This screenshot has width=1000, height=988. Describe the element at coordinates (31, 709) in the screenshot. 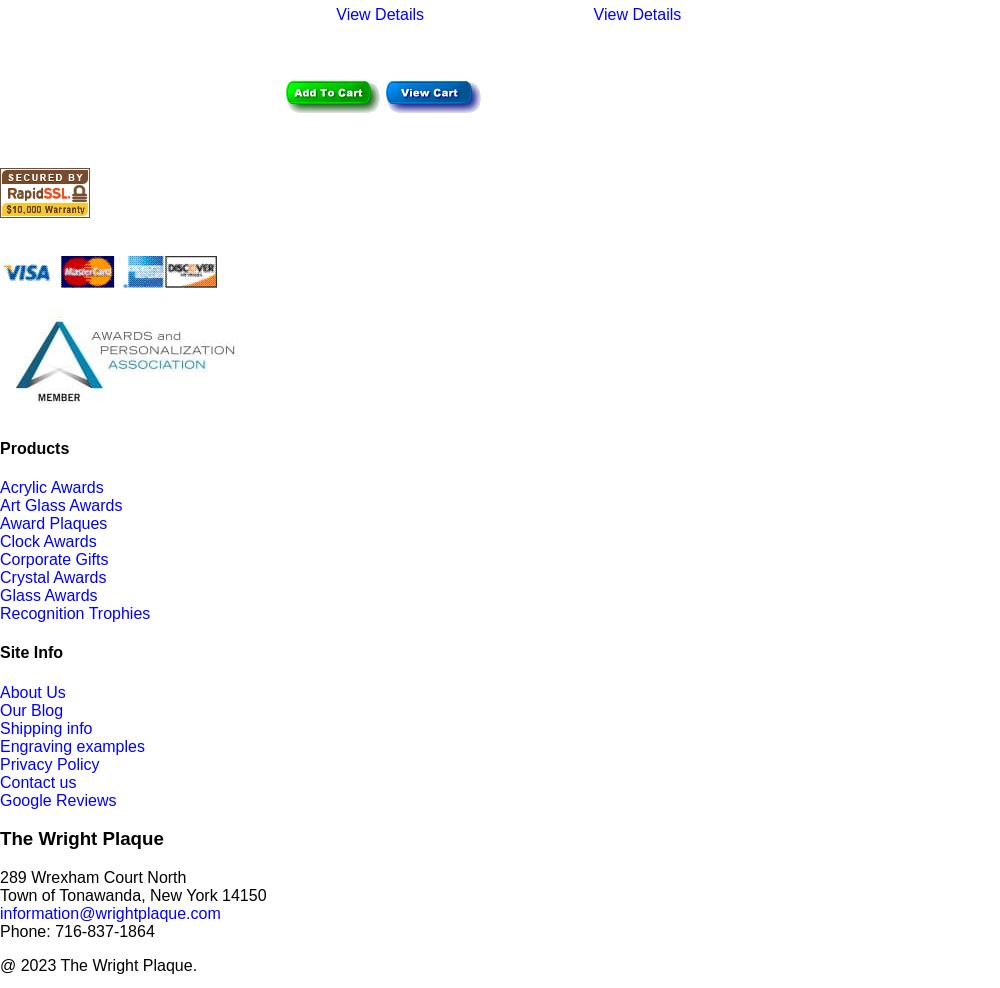

I see `'Our Blog'` at that location.